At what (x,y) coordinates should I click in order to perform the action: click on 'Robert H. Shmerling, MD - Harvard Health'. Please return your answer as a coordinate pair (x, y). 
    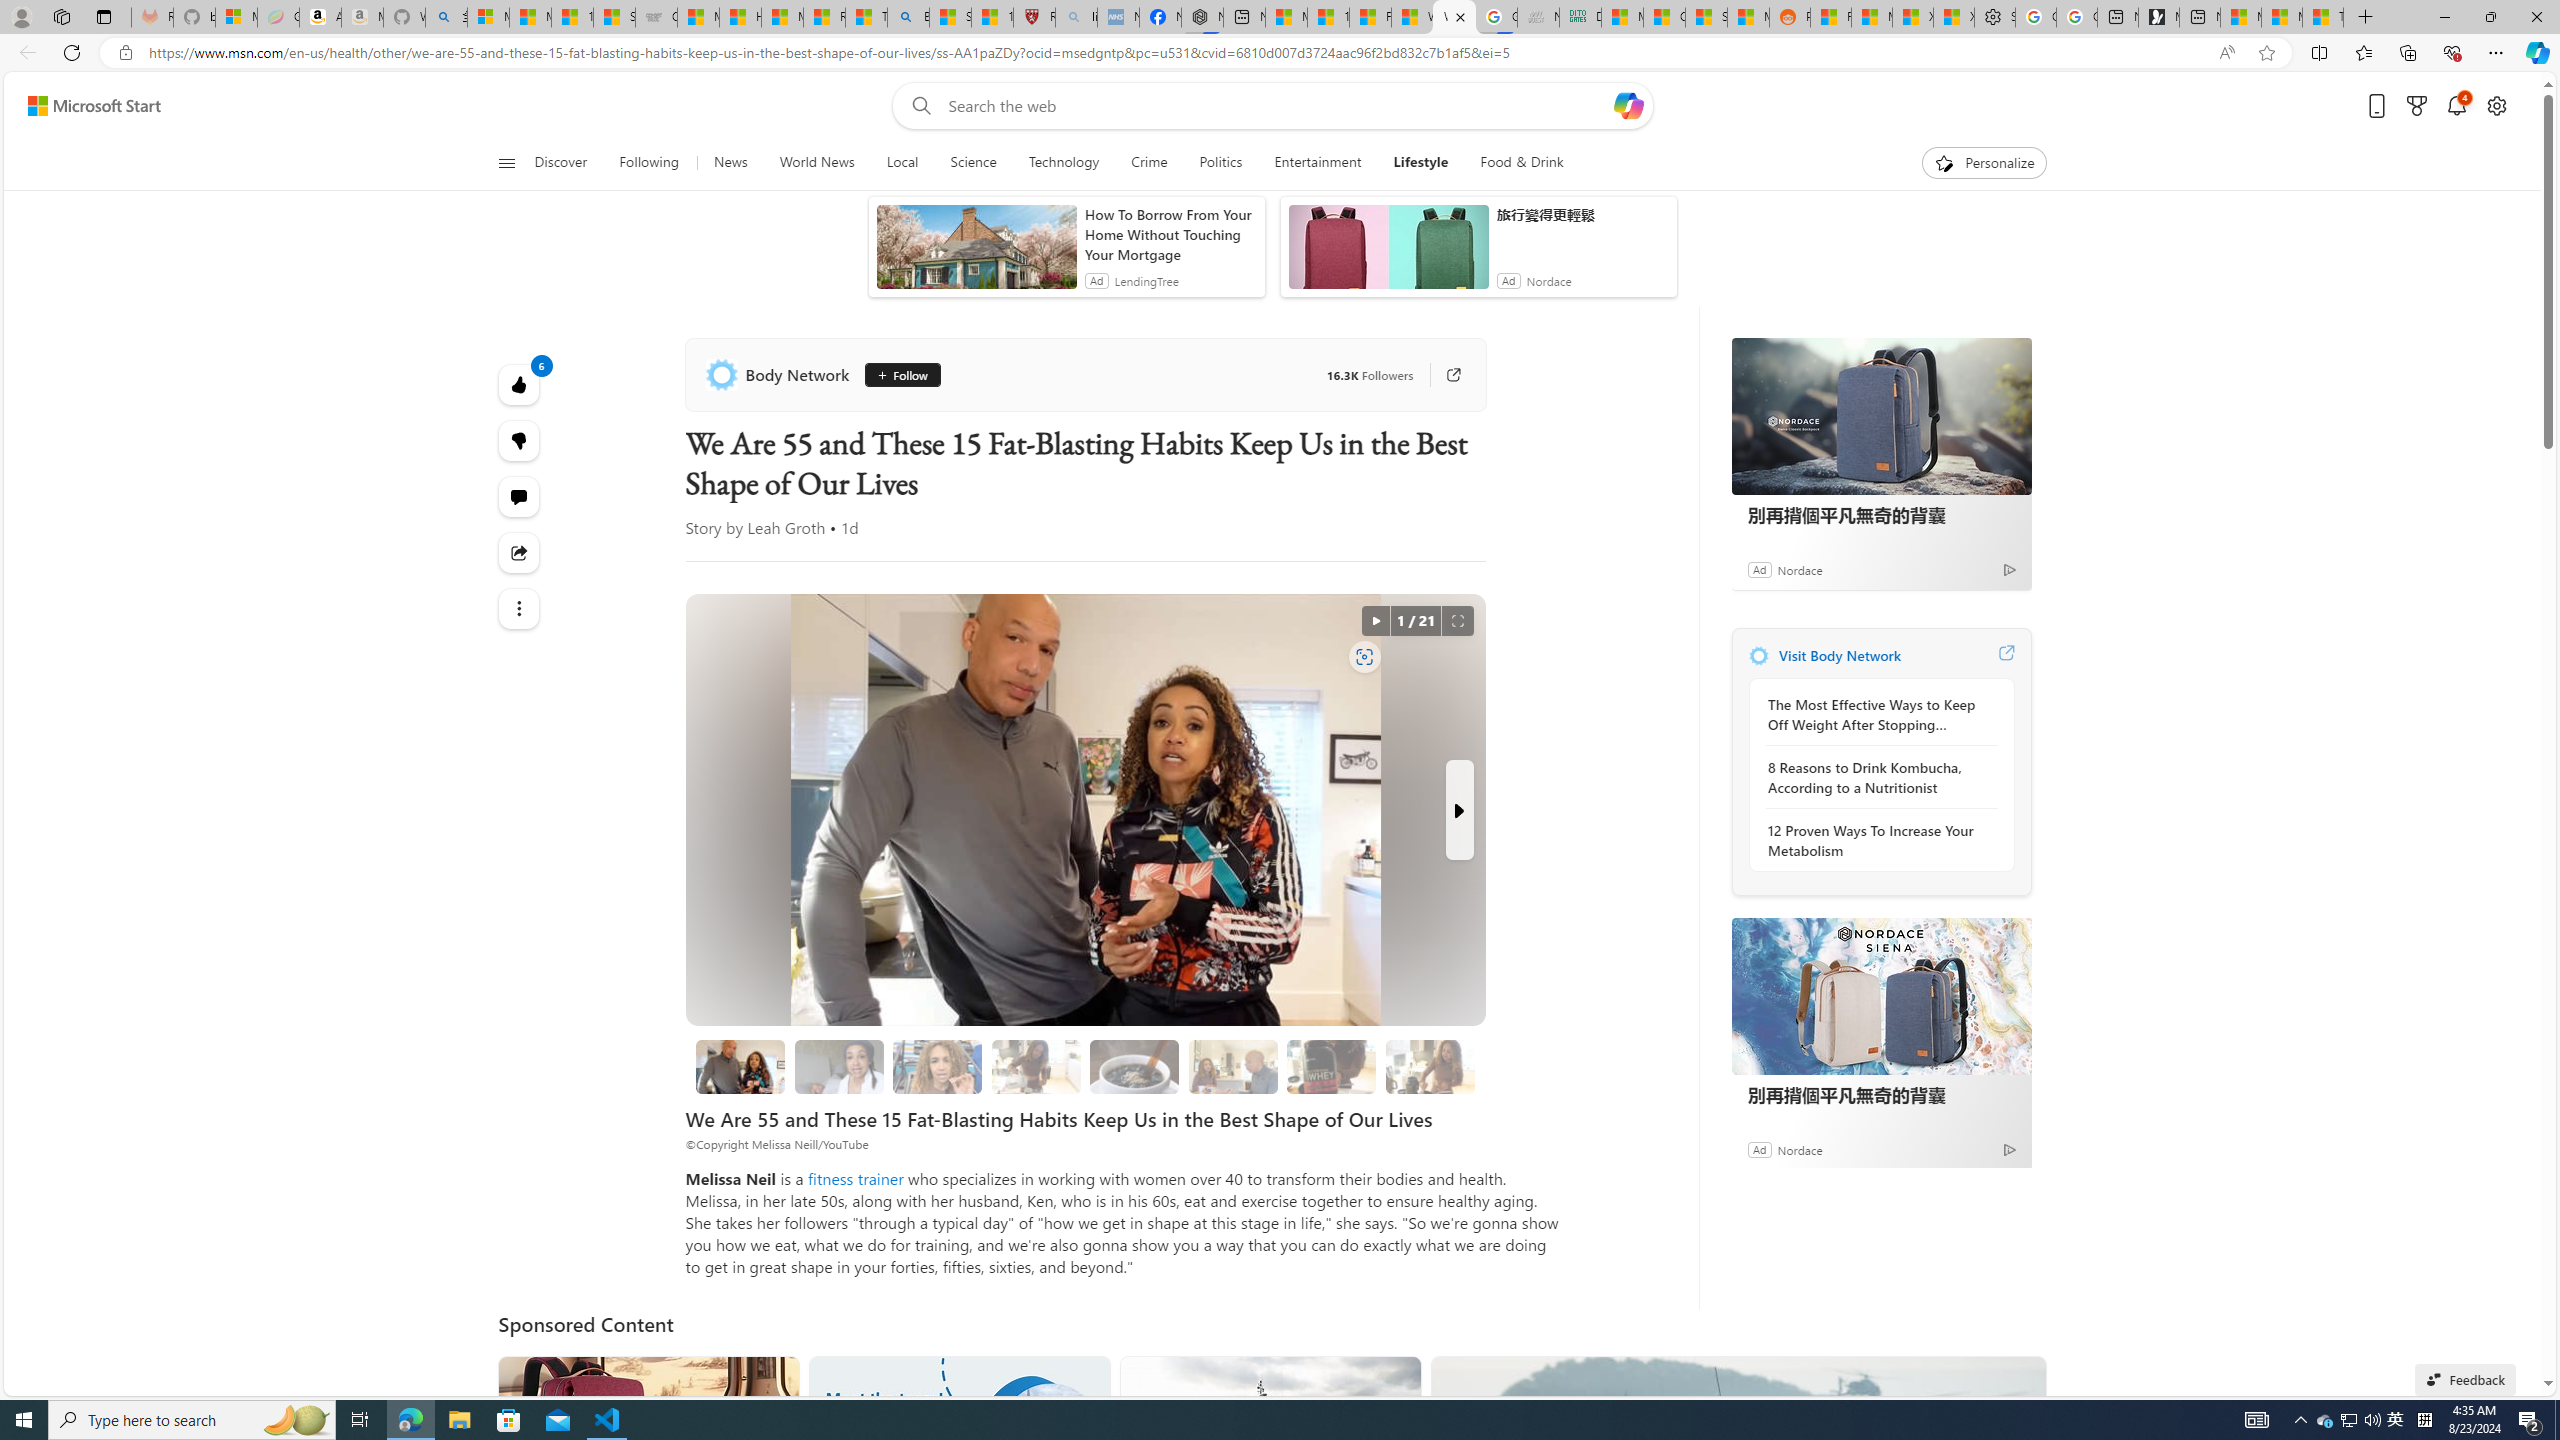
    Looking at the image, I should click on (1035, 16).